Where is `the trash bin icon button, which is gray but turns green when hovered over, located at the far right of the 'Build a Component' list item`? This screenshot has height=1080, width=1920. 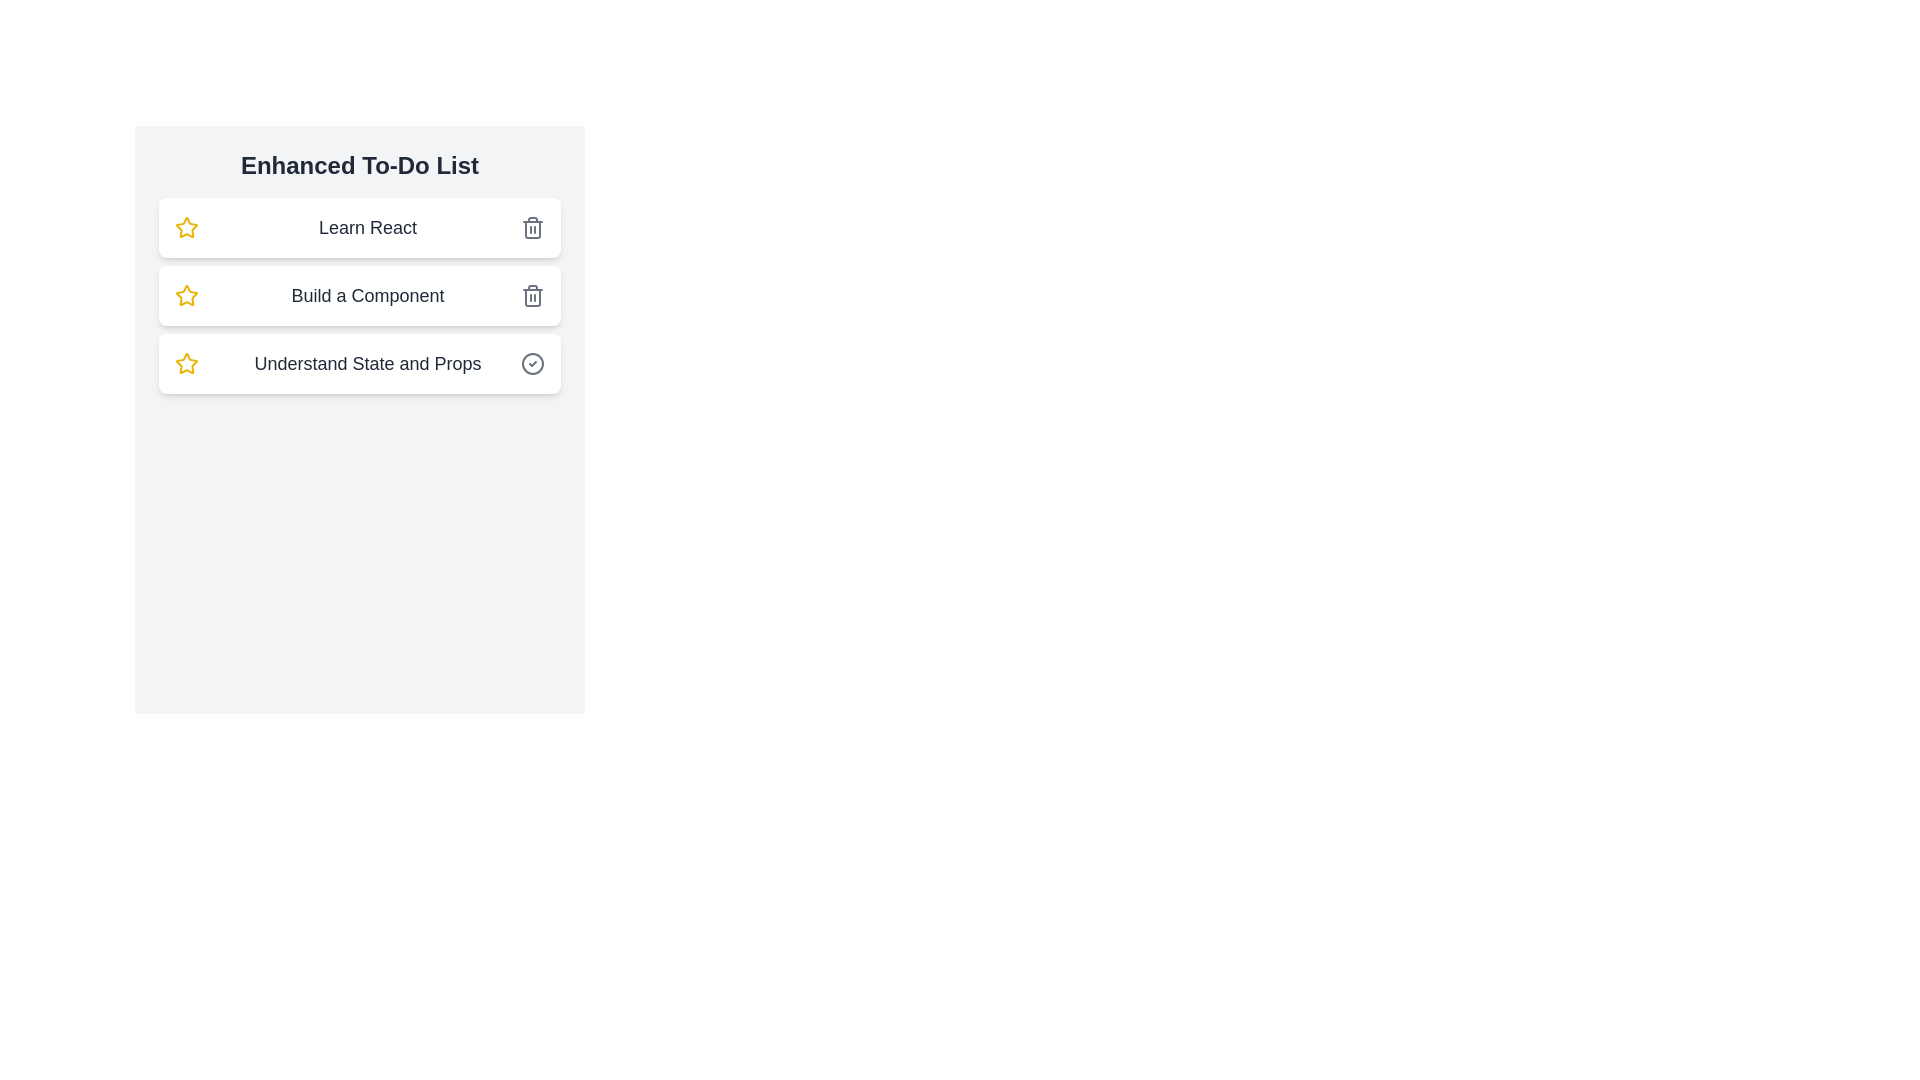 the trash bin icon button, which is gray but turns green when hovered over, located at the far right of the 'Build a Component' list item is located at coordinates (532, 296).